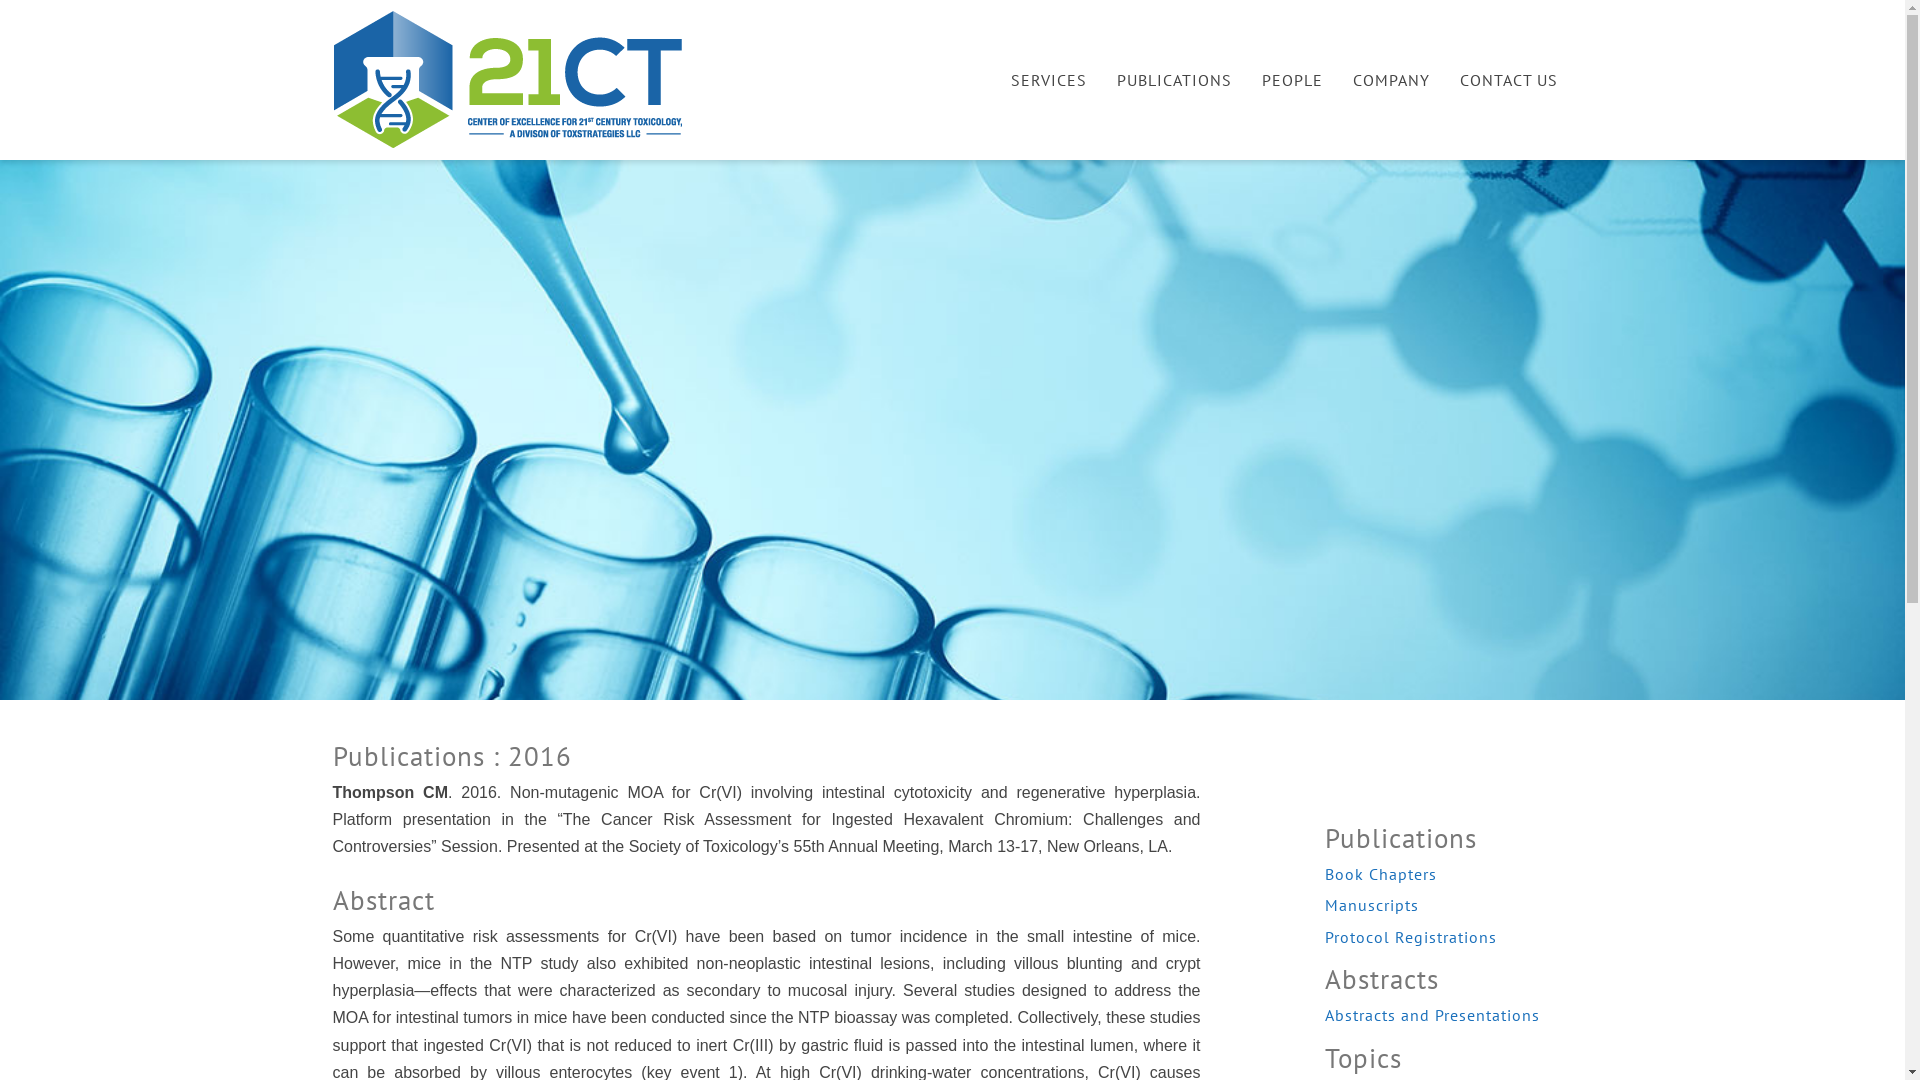 The image size is (1920, 1080). I want to click on 'COMPANY', so click(1338, 79).